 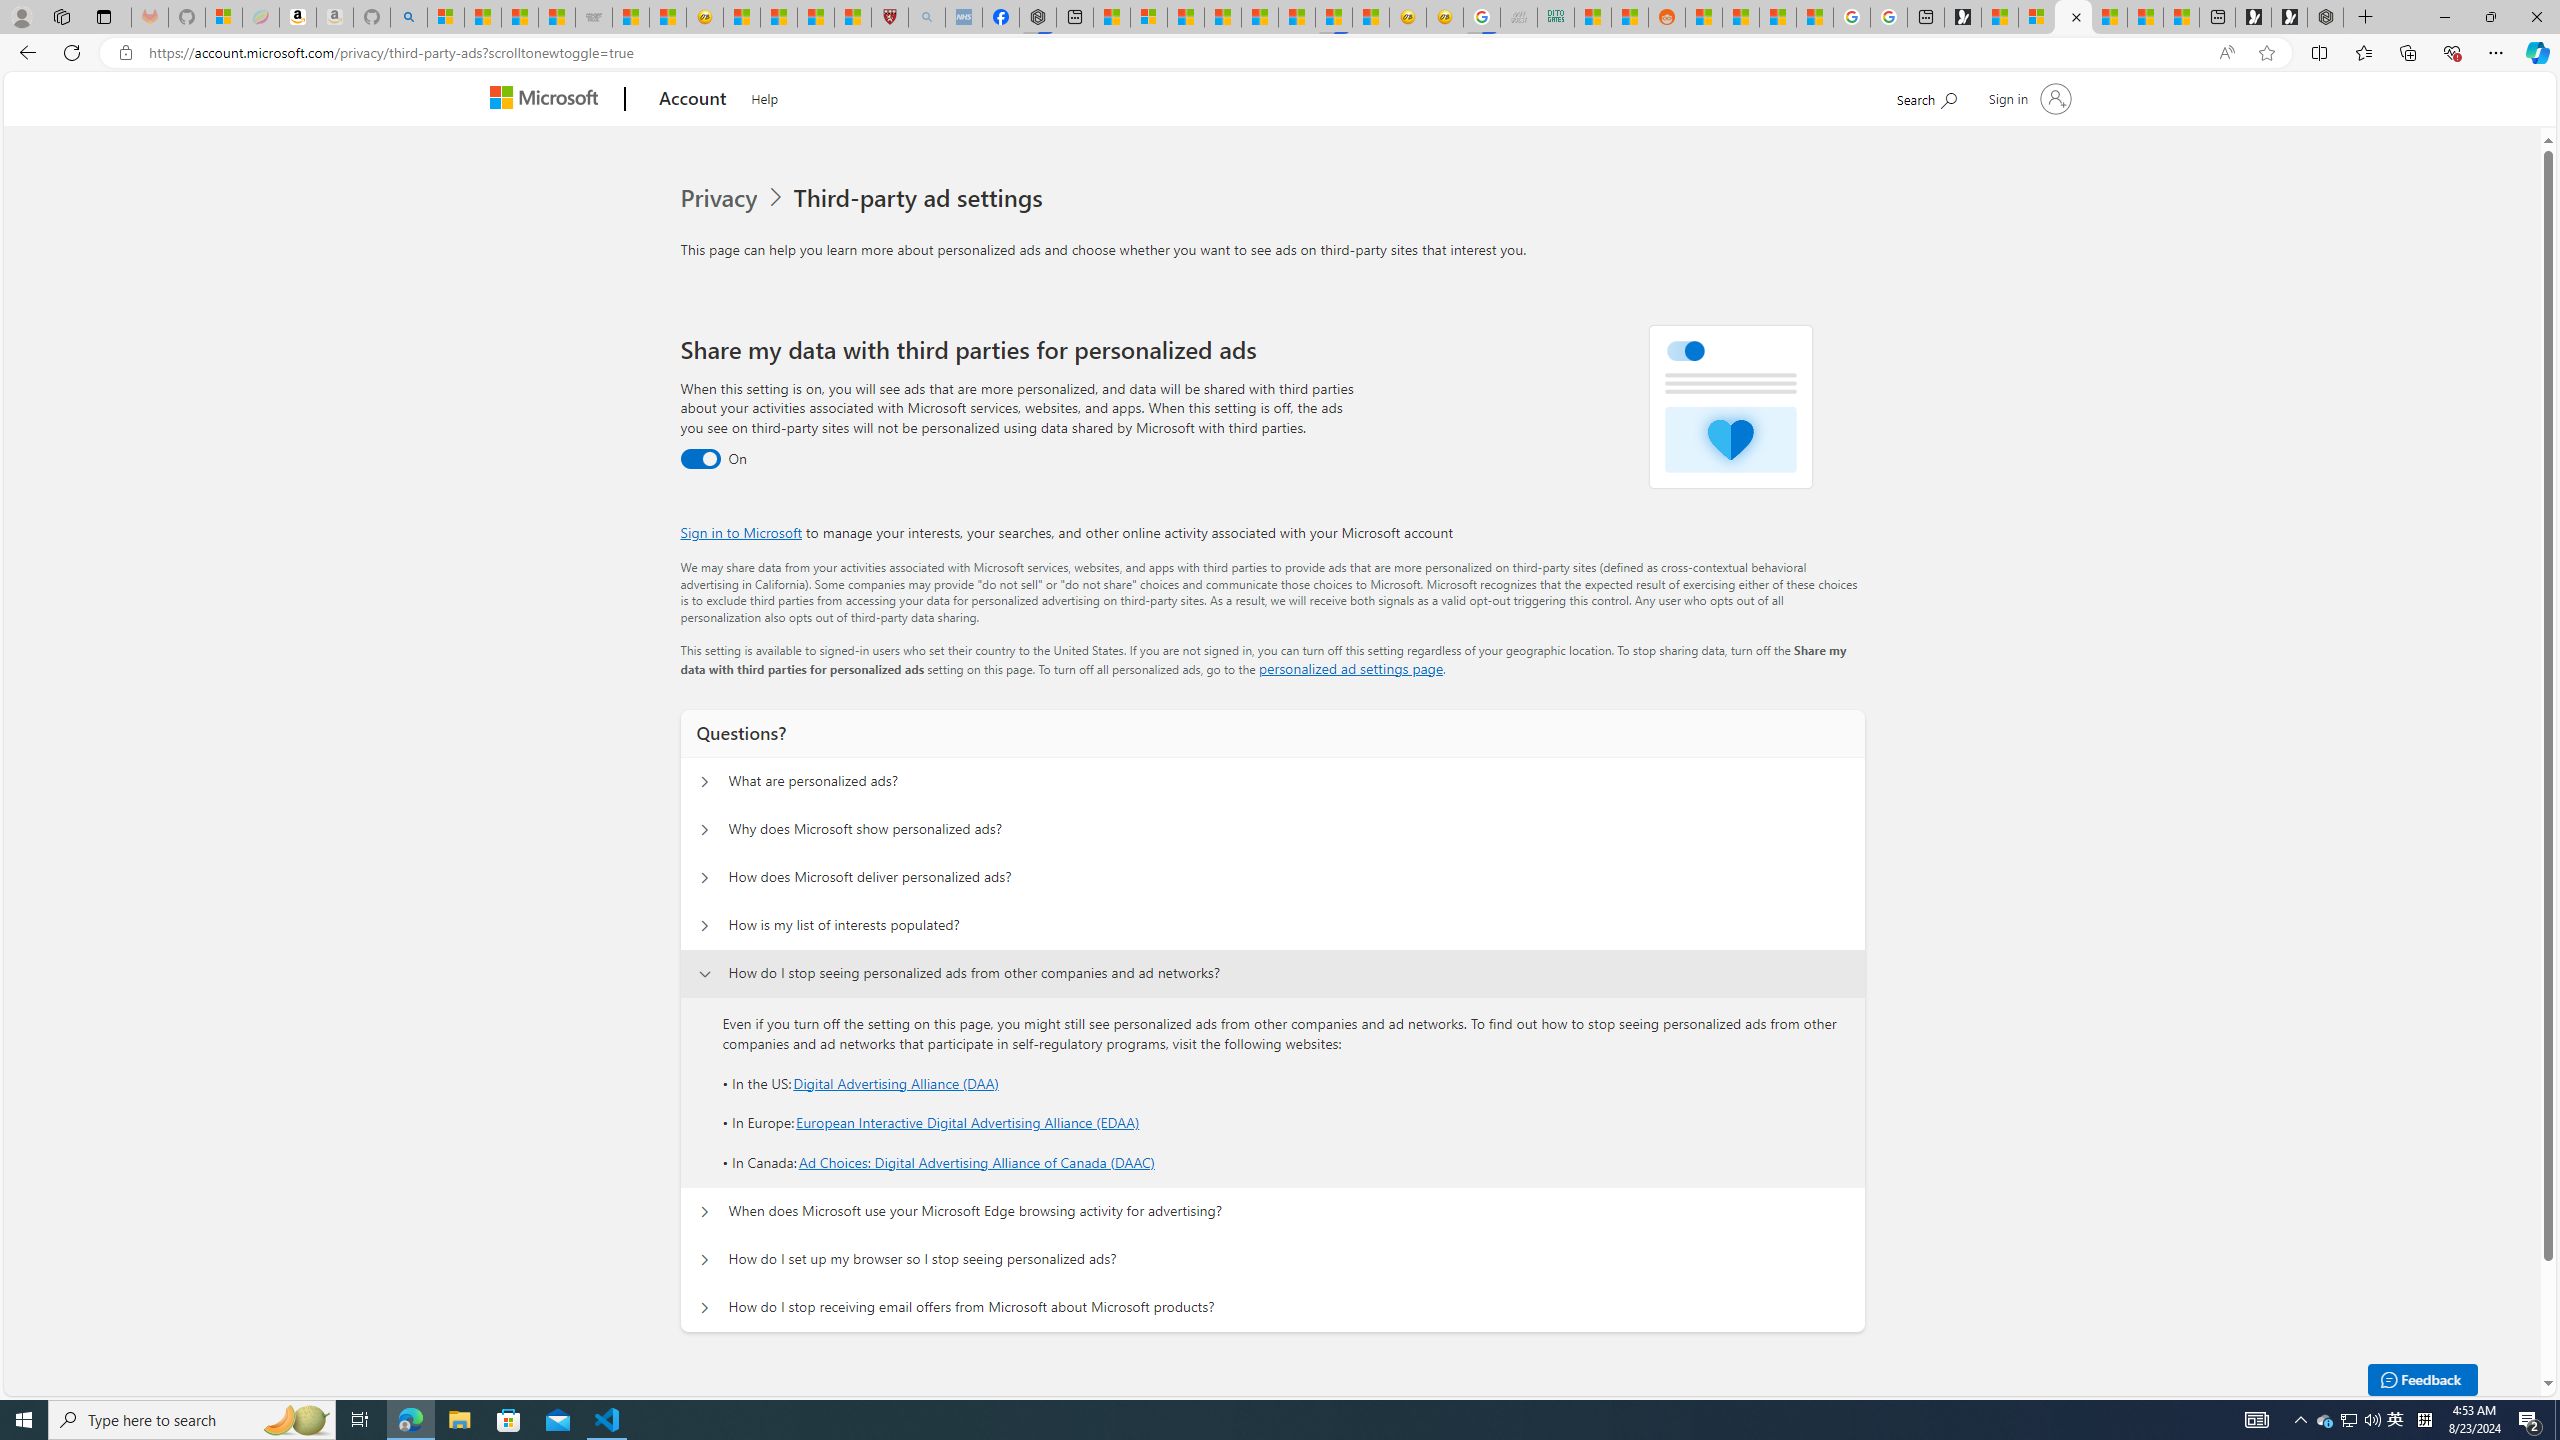 What do you see at coordinates (592, 16) in the screenshot?
I see `'Combat Siege'` at bounding box center [592, 16].